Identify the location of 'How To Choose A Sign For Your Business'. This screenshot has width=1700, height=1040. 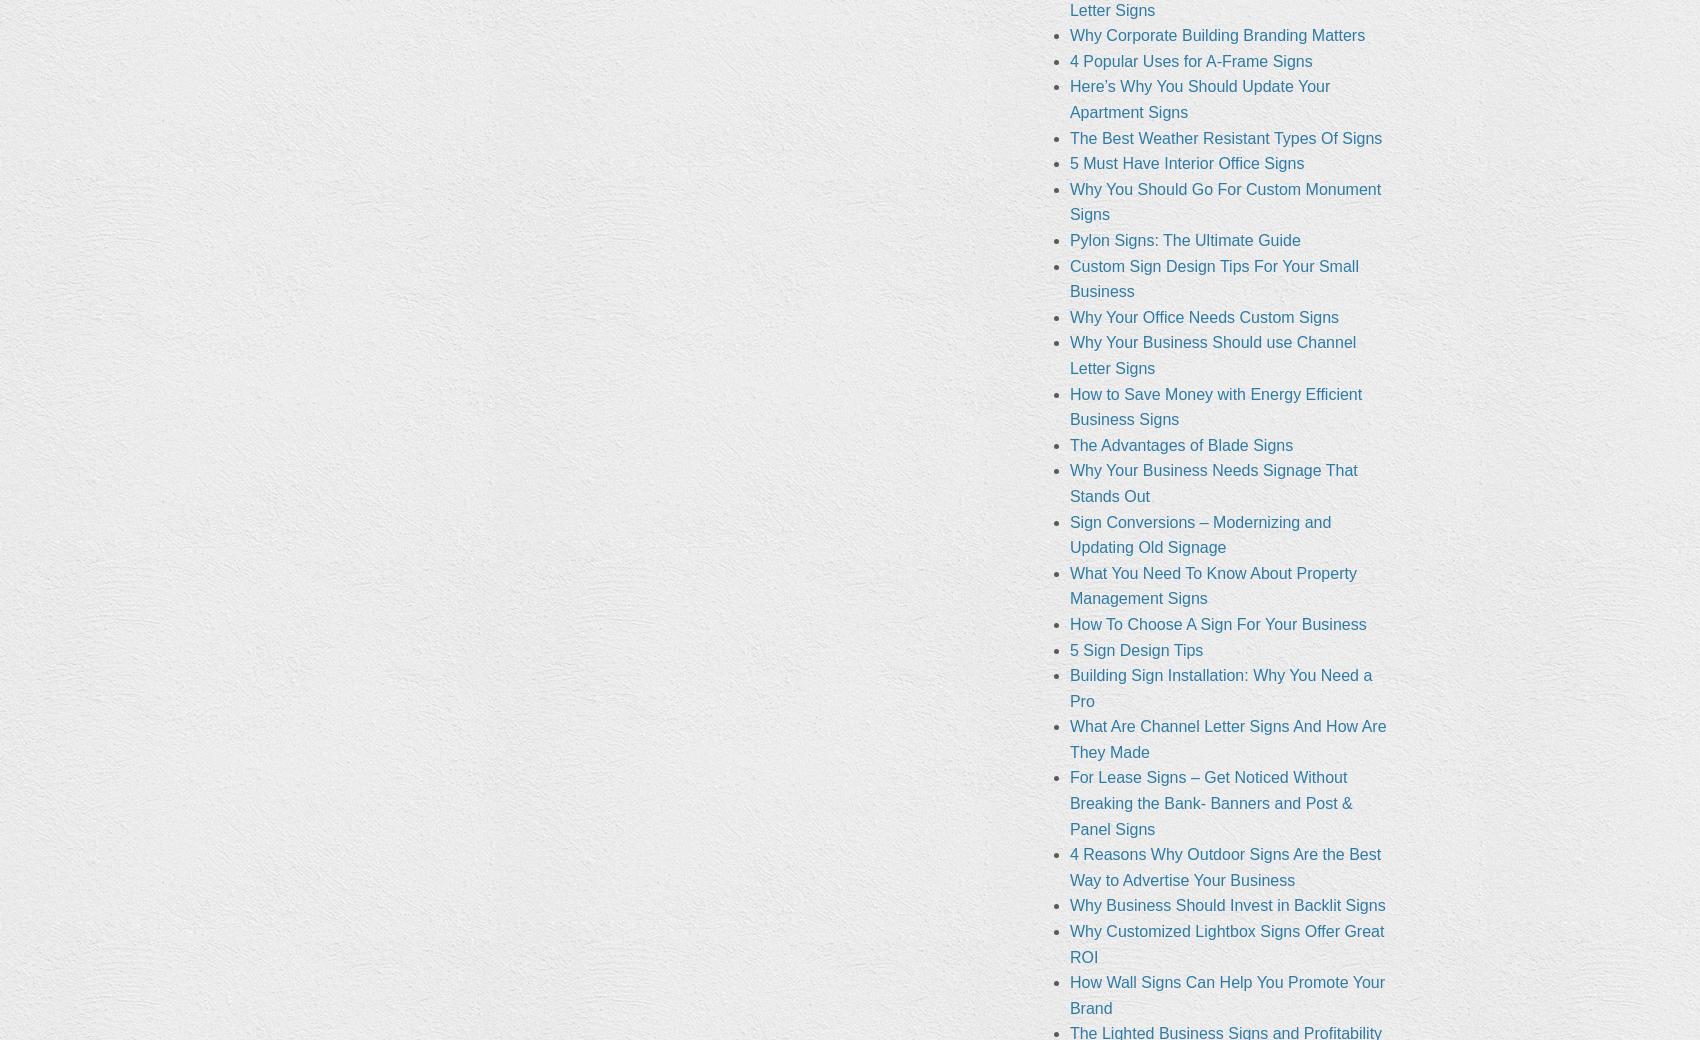
(1216, 622).